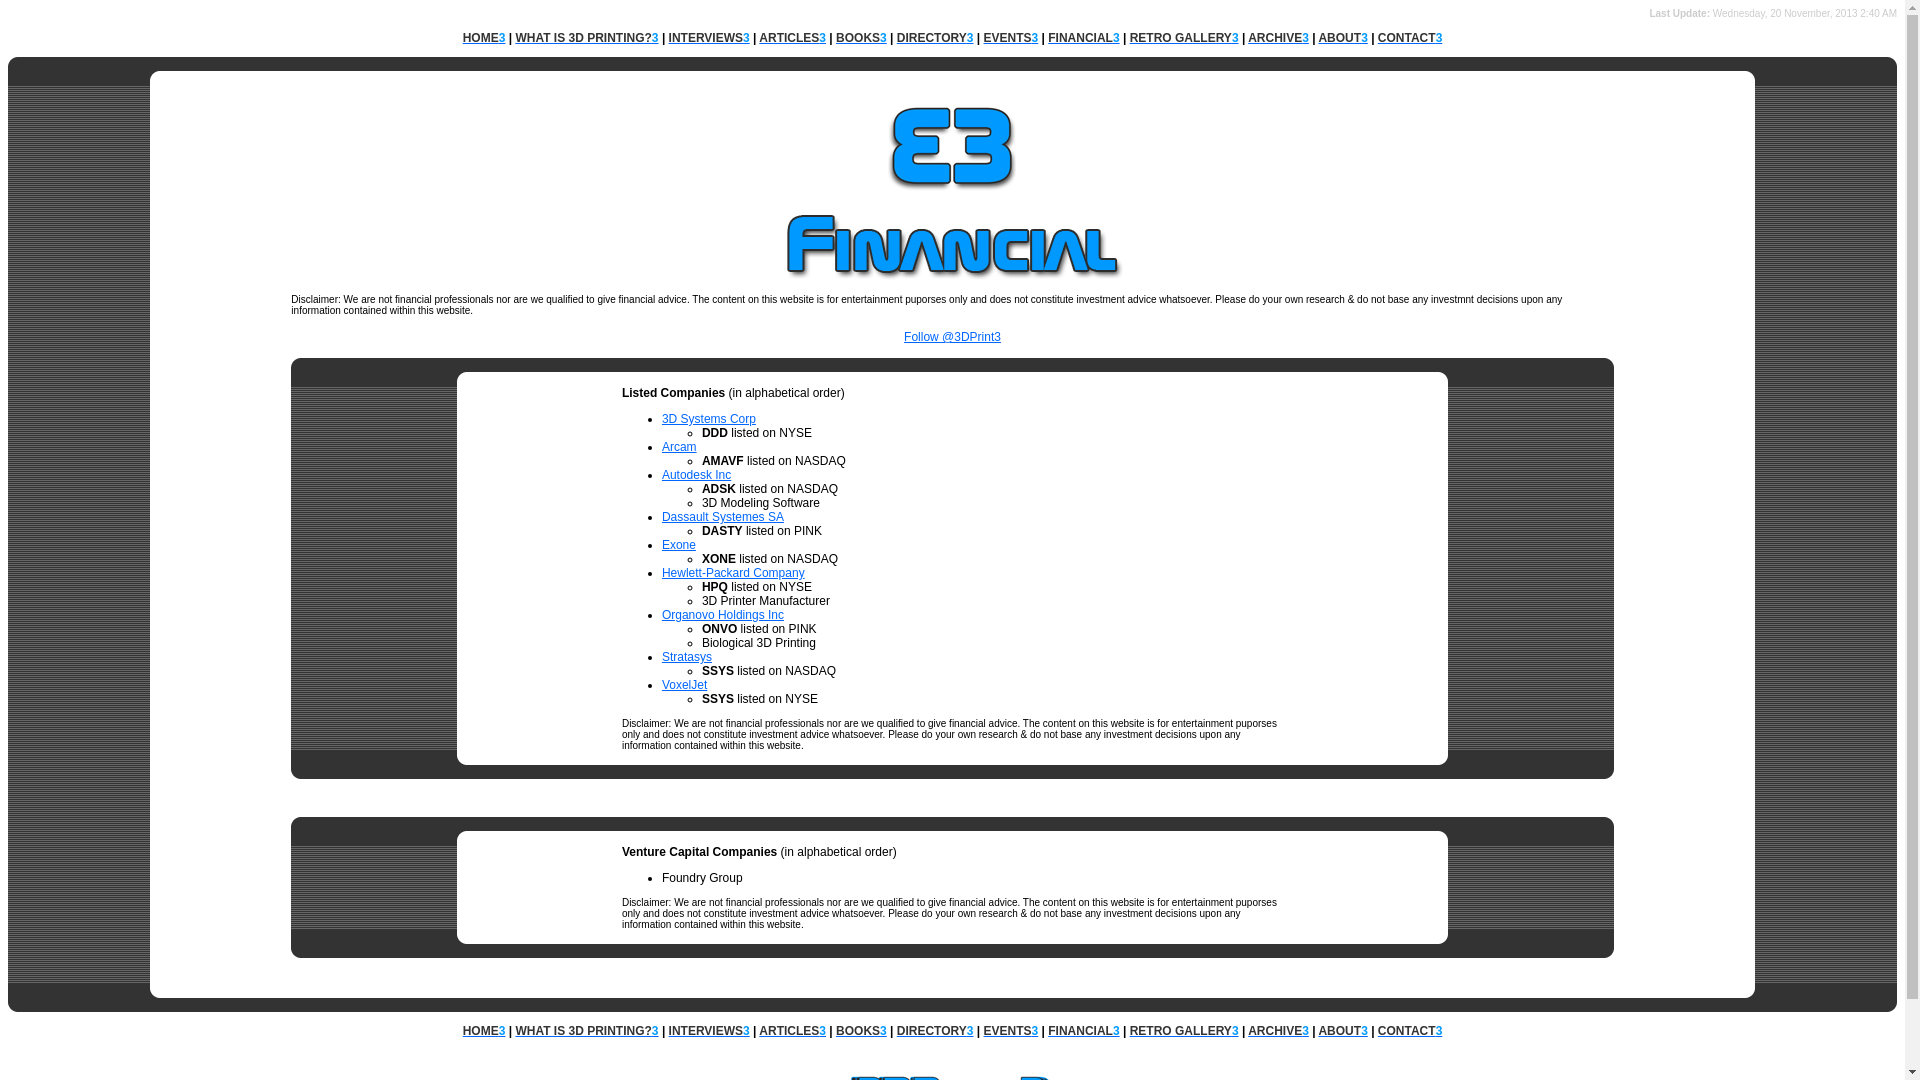 The width and height of the screenshot is (1920, 1080). What do you see at coordinates (662, 656) in the screenshot?
I see `'Stratasys'` at bounding box center [662, 656].